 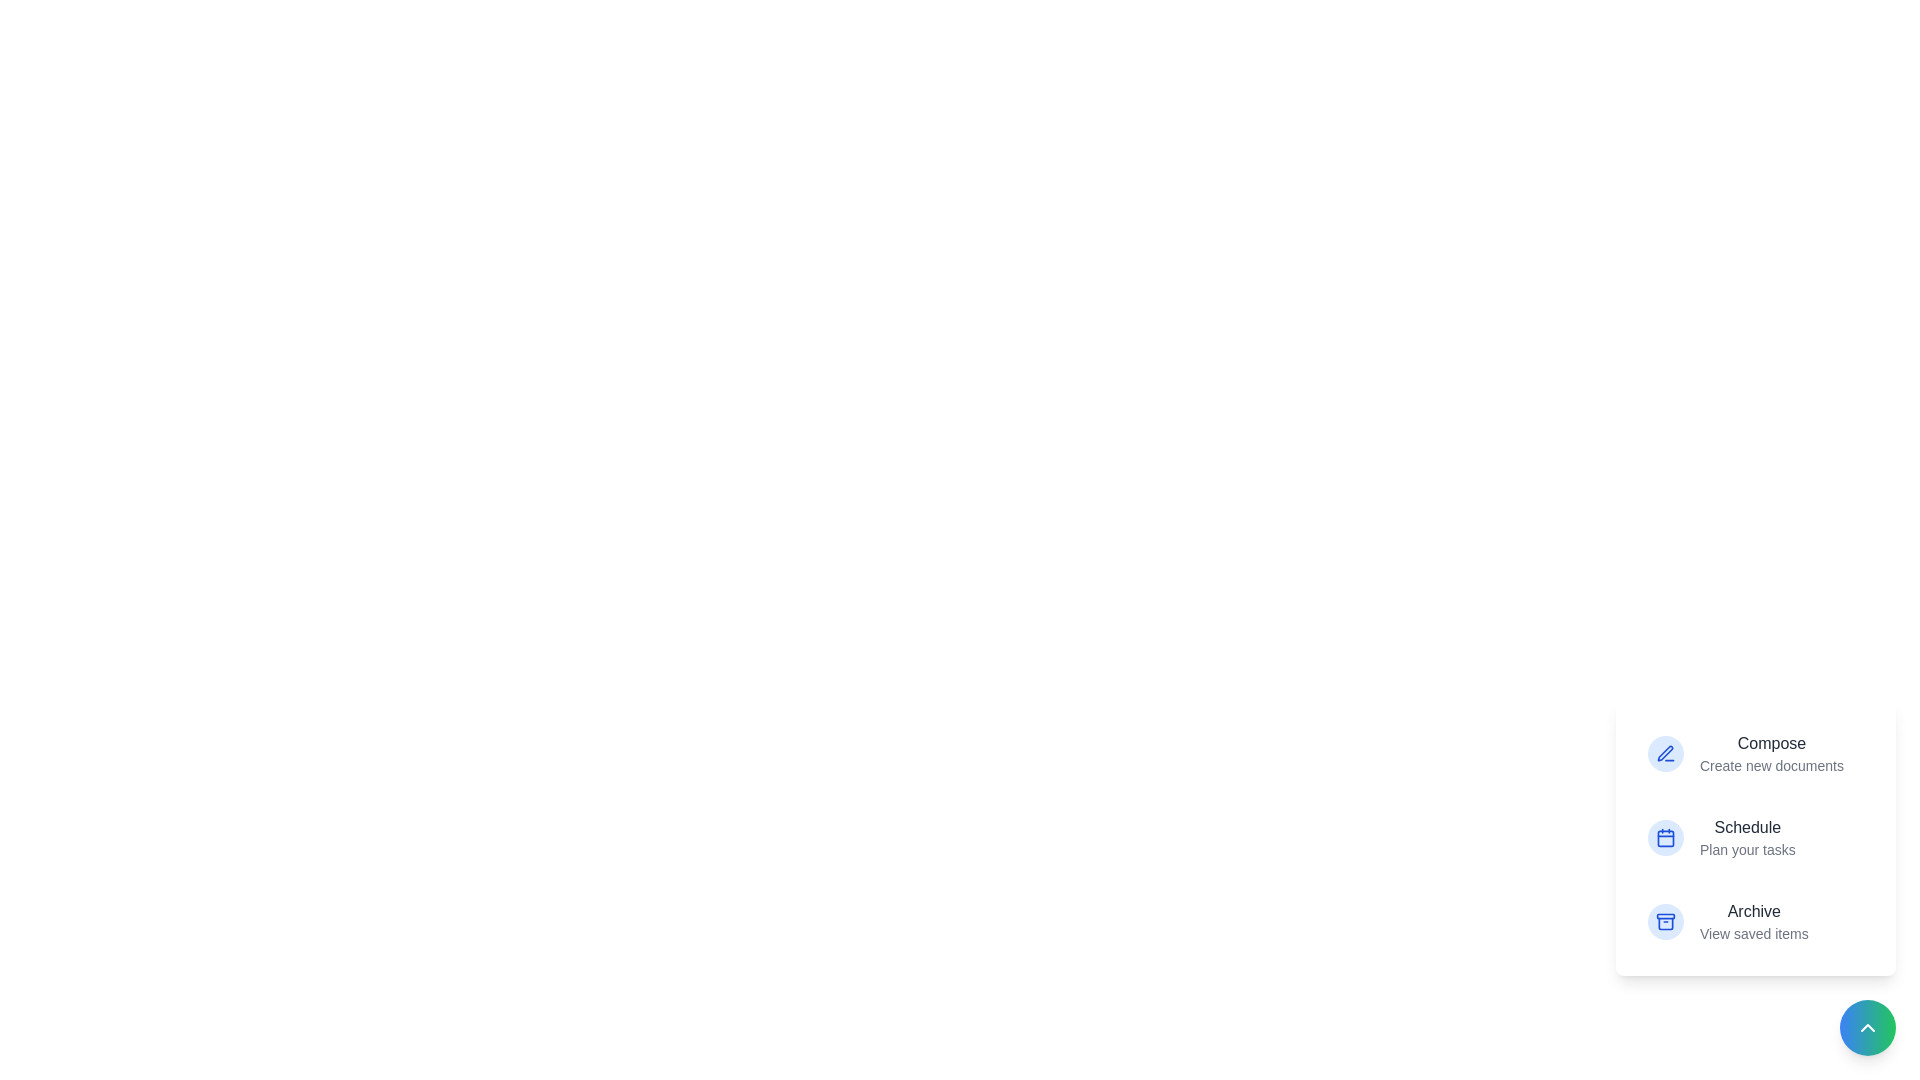 I want to click on the button with the arrow icon to toggle the menu visibility, so click(x=1866, y=1028).